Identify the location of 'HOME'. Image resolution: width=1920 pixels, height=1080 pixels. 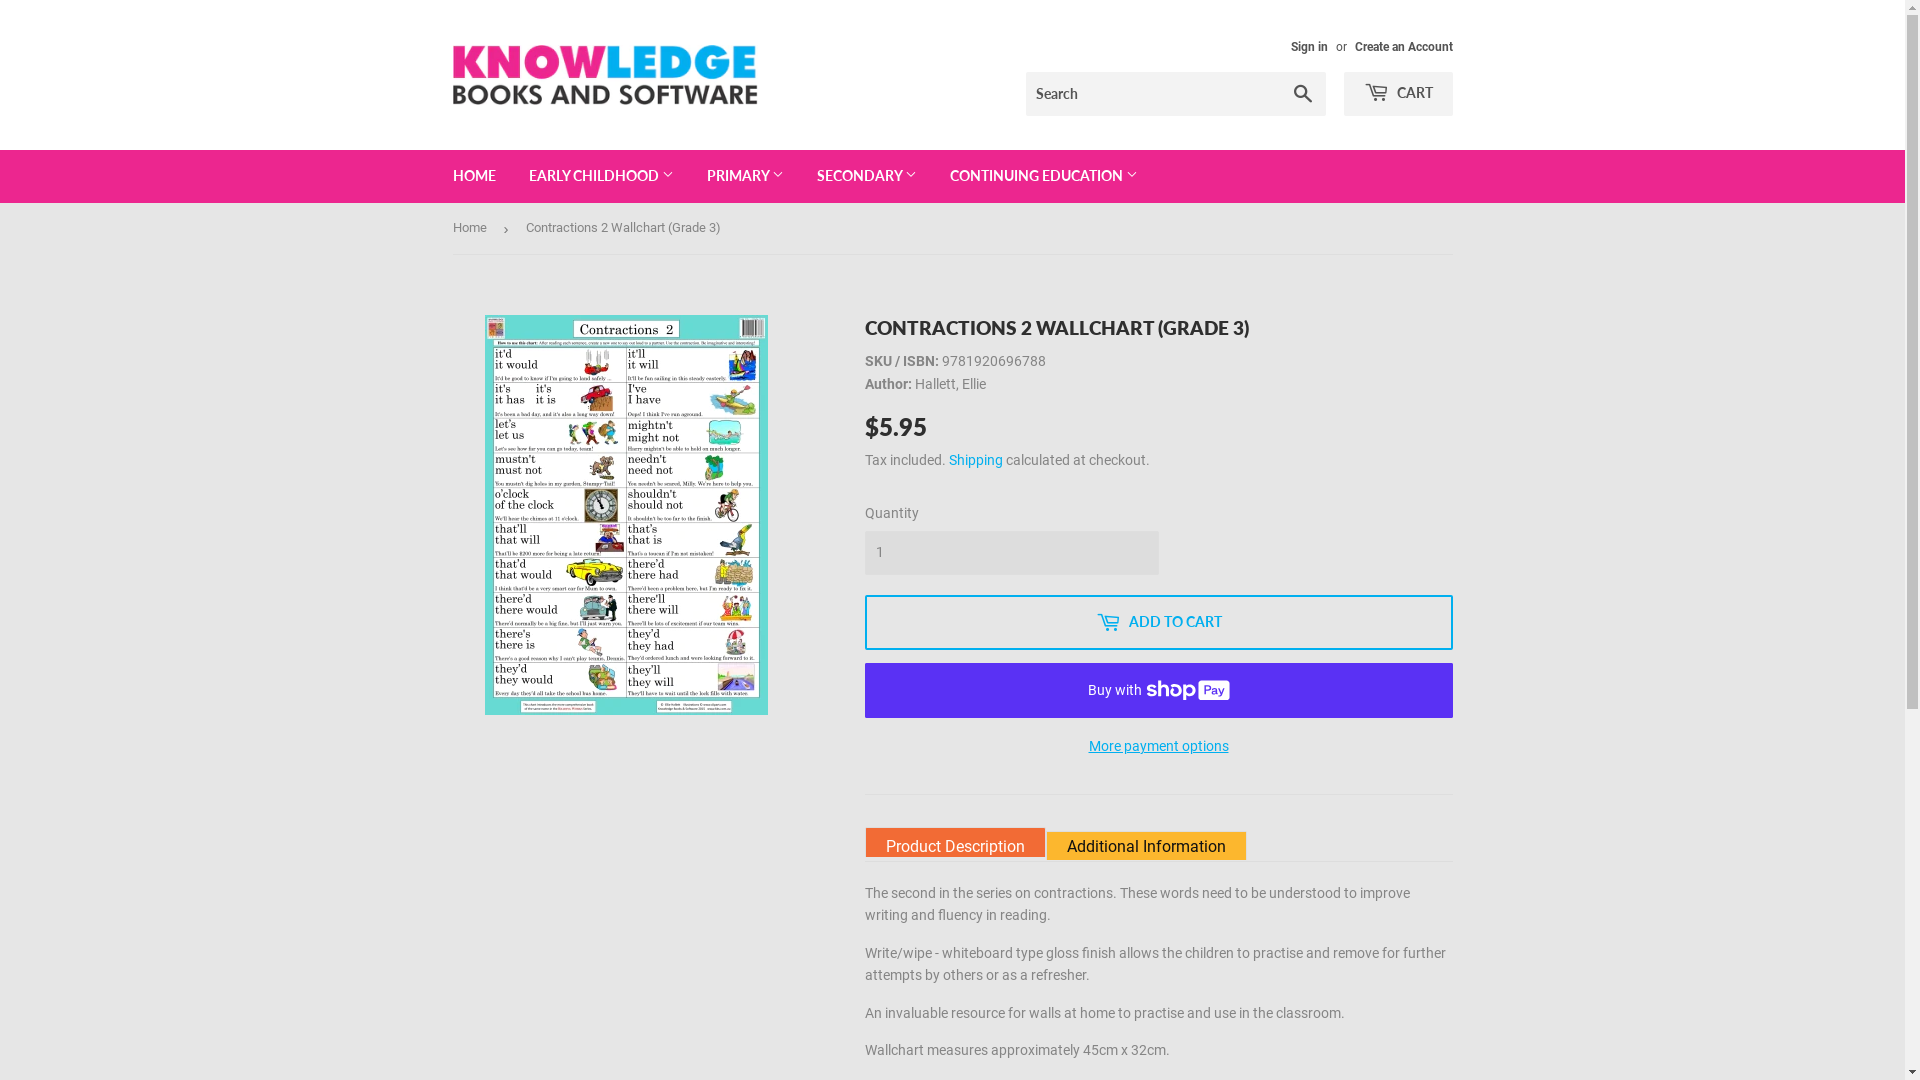
(436, 175).